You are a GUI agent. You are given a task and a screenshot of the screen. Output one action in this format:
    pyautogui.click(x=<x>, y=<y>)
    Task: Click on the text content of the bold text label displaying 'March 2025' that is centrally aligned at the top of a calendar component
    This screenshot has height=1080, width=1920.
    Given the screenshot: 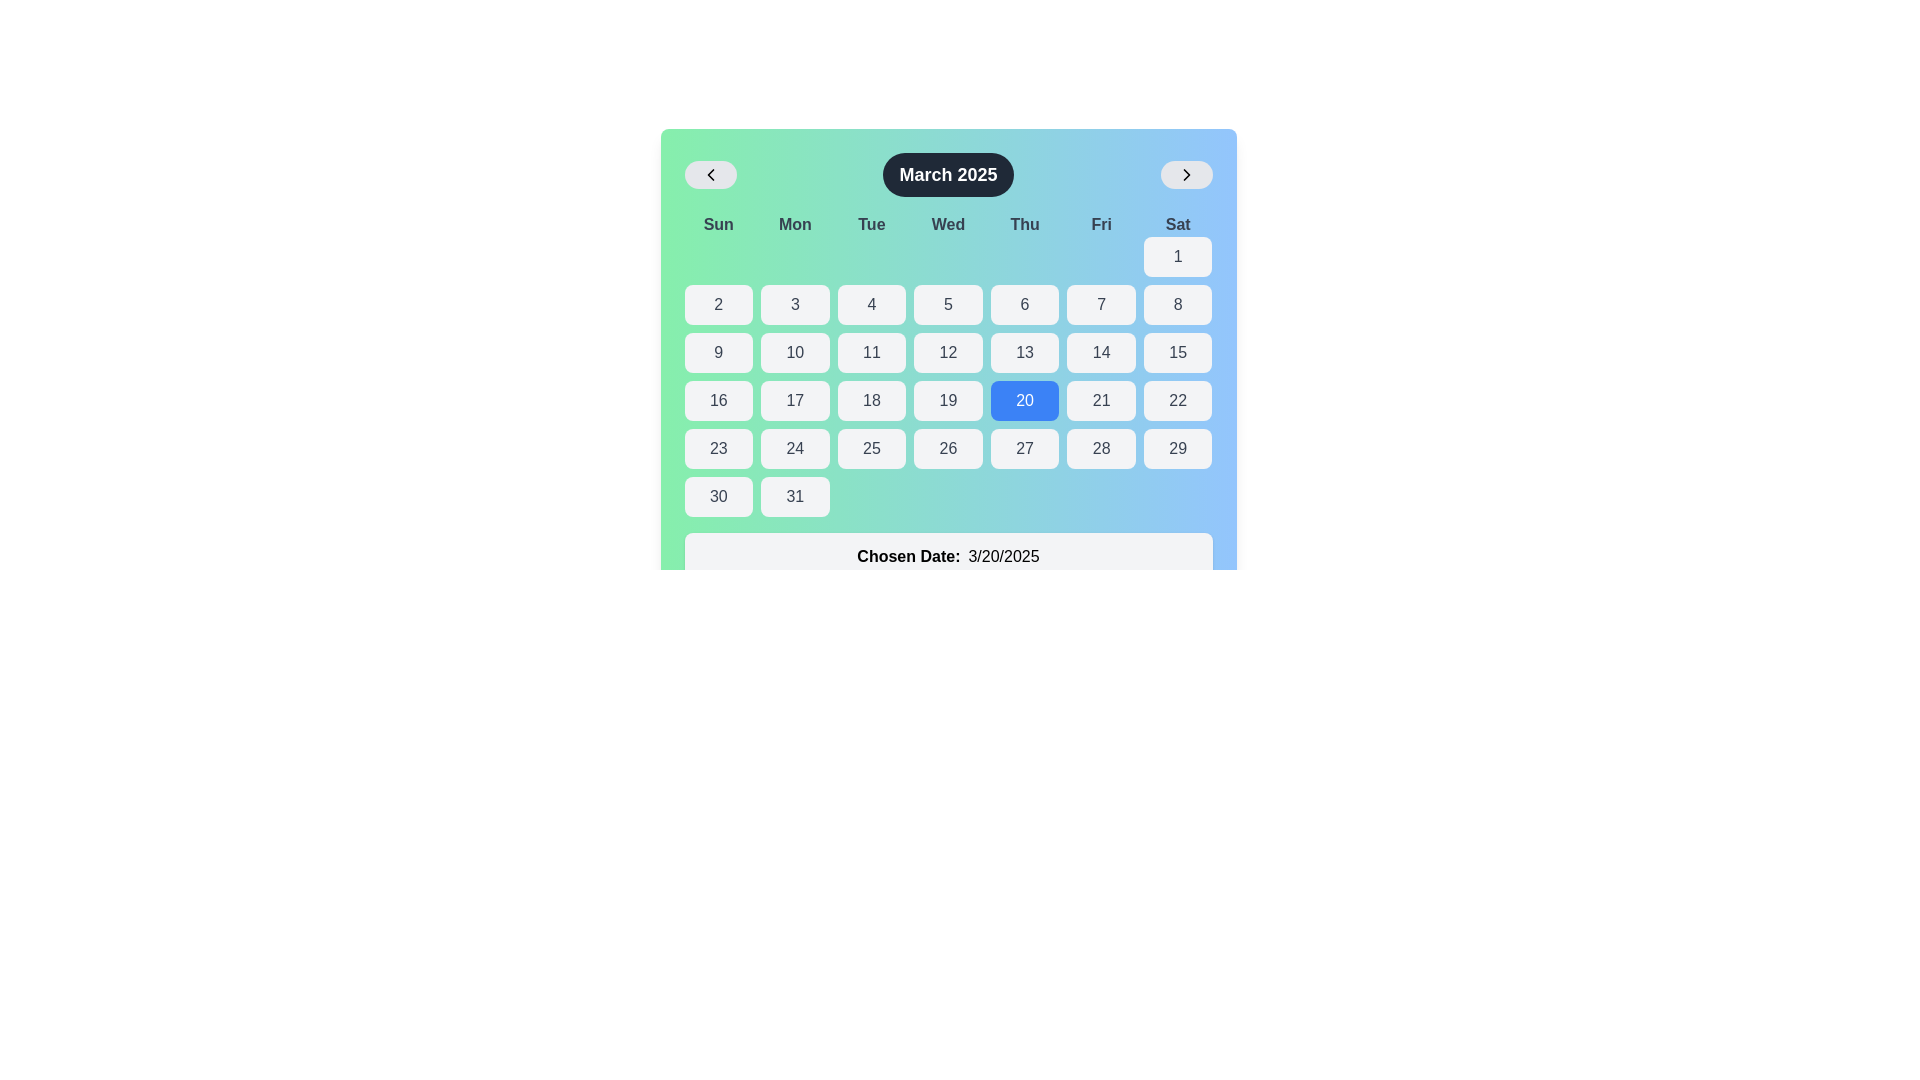 What is the action you would take?
    pyautogui.click(x=947, y=173)
    